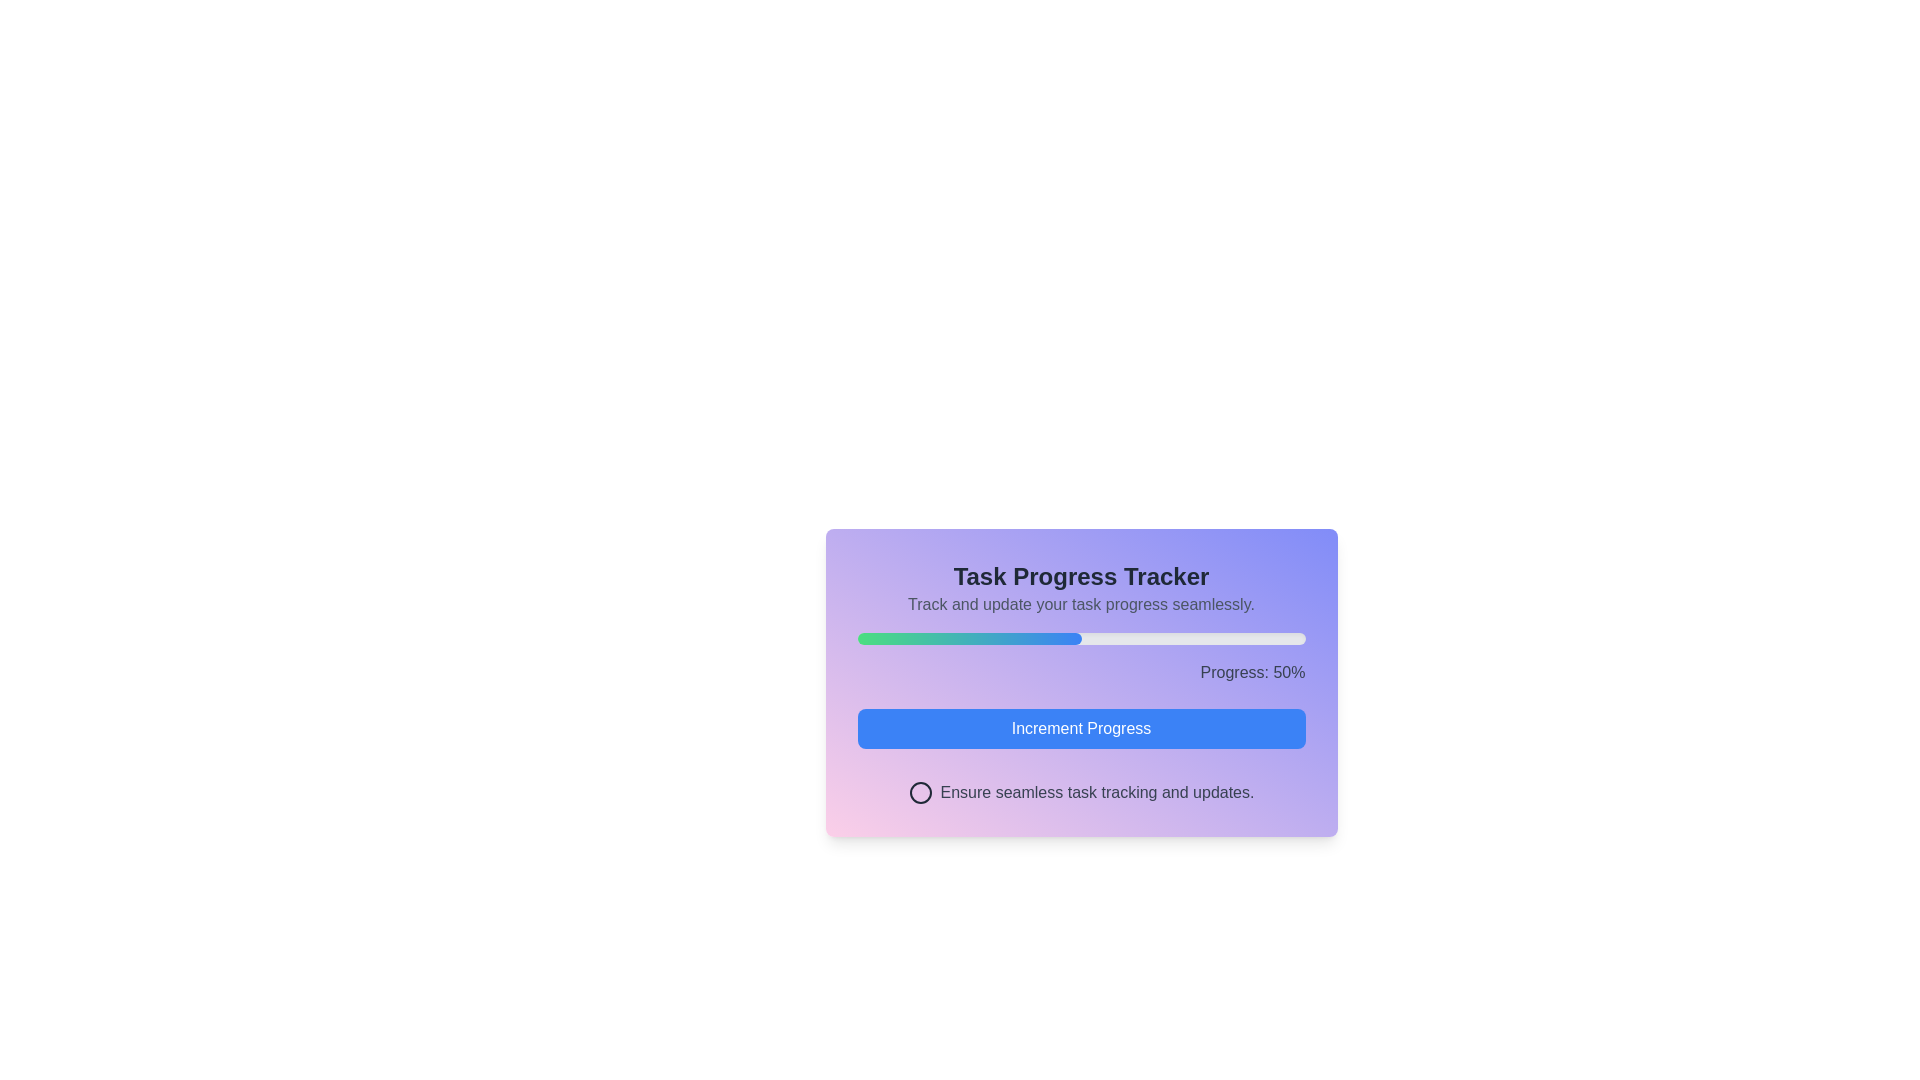  What do you see at coordinates (969, 639) in the screenshot?
I see `the progress indicator which visually represents that the process is 50% complete, located at the center of the interface` at bounding box center [969, 639].